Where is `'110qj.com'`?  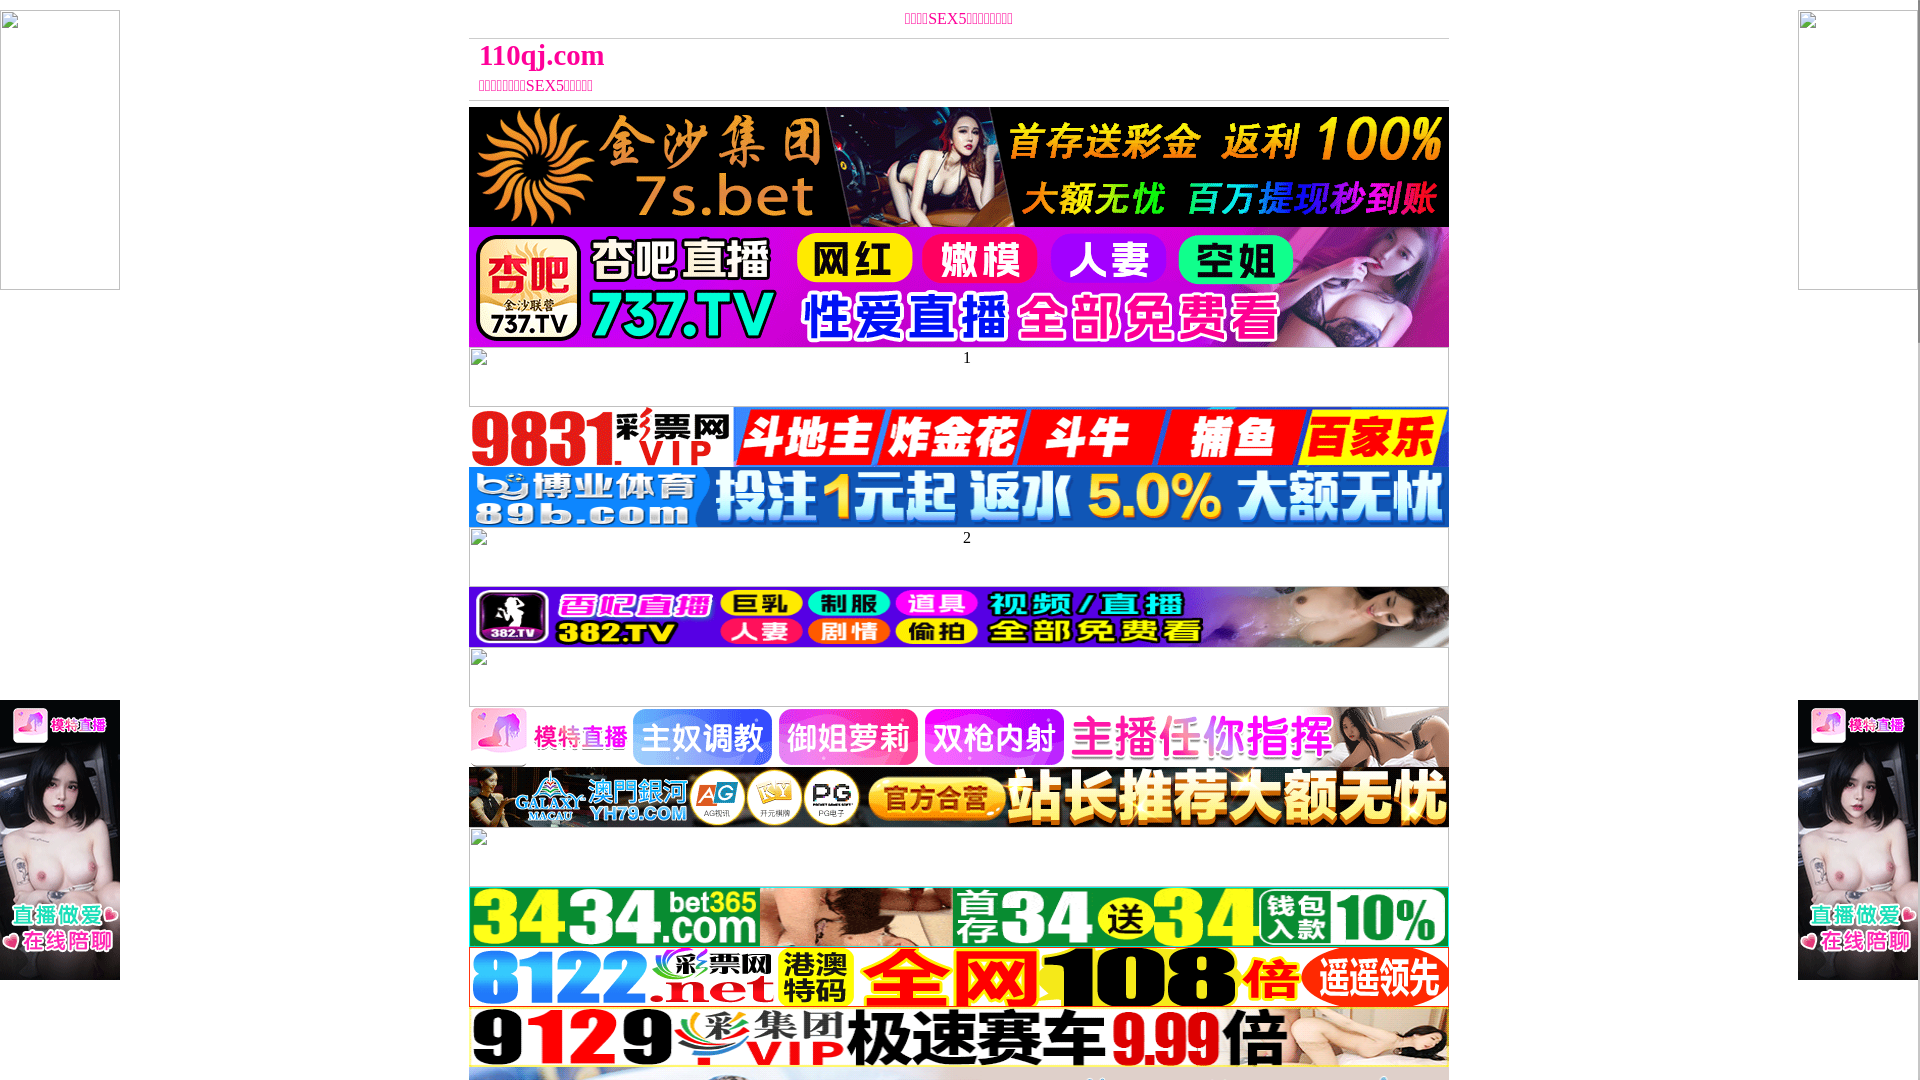 '110qj.com' is located at coordinates (836, 54).